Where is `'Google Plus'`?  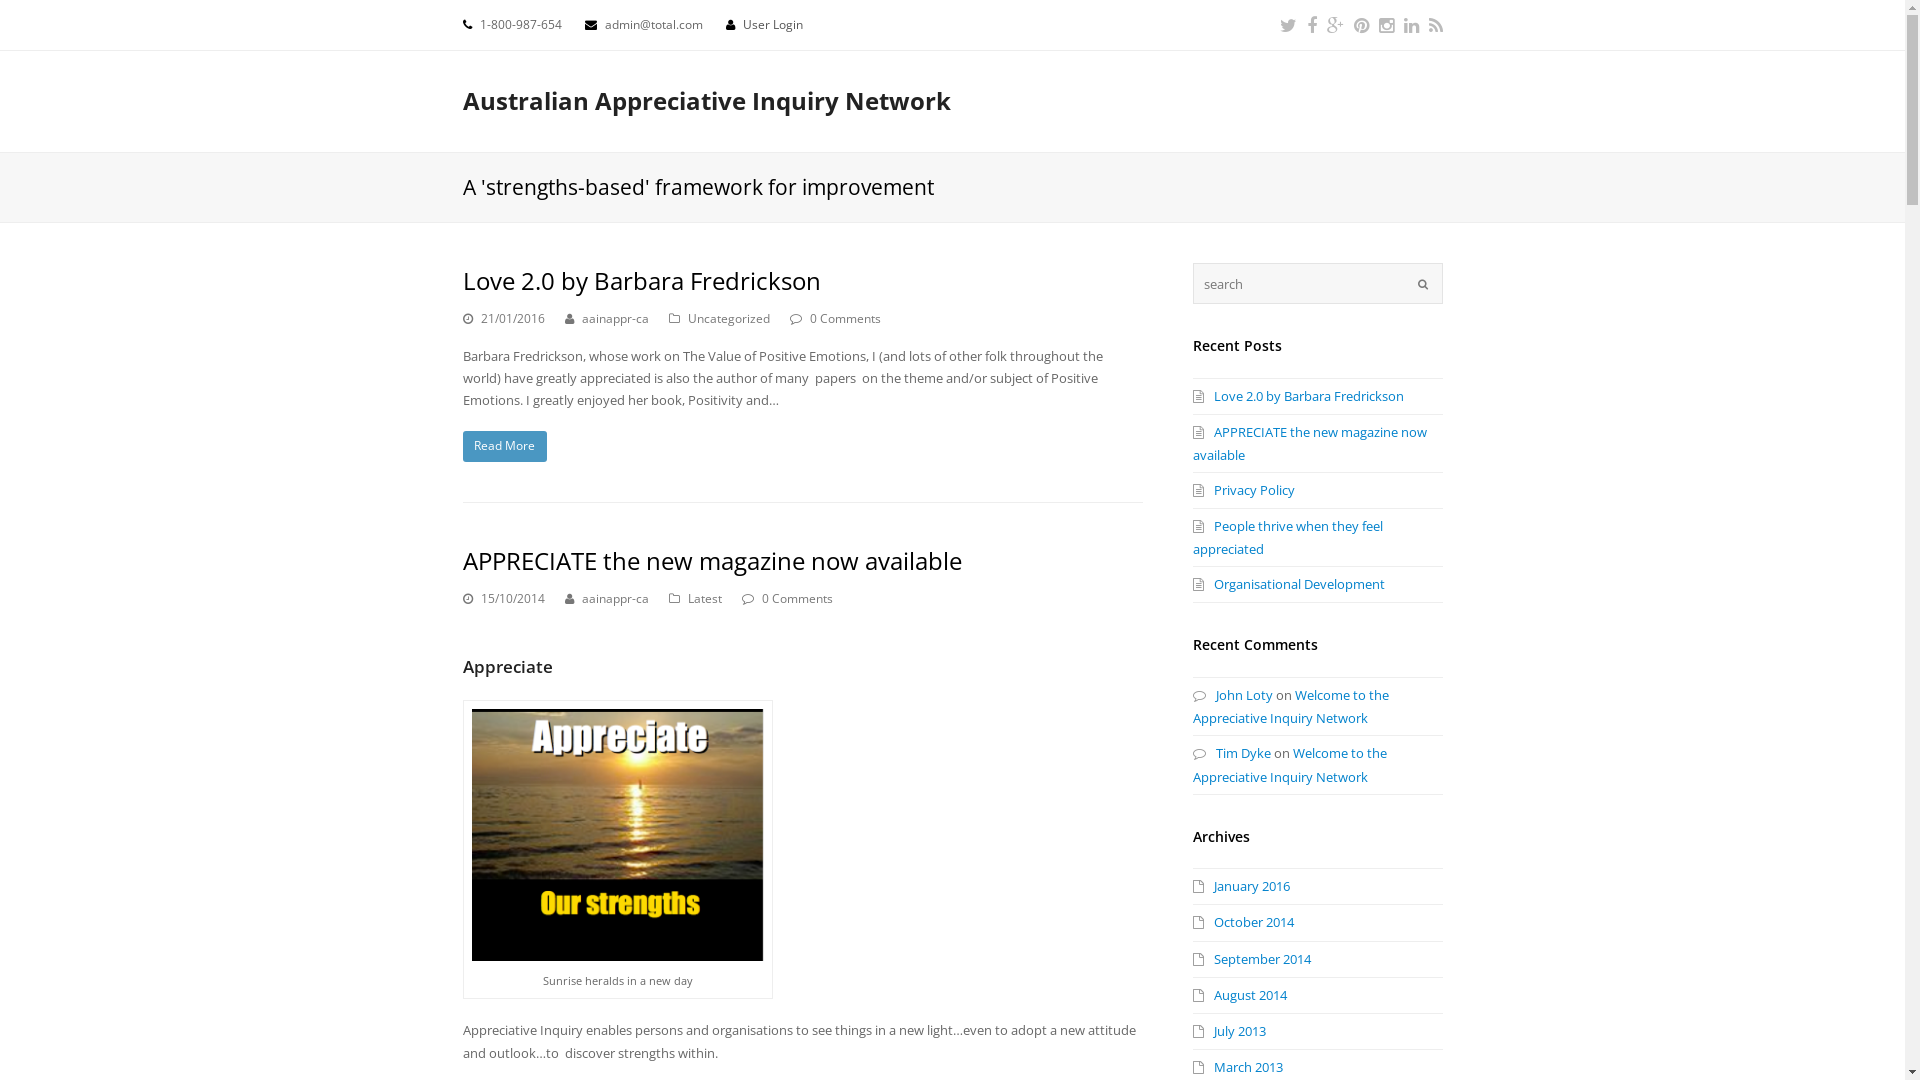
'Google Plus' is located at coordinates (1325, 24).